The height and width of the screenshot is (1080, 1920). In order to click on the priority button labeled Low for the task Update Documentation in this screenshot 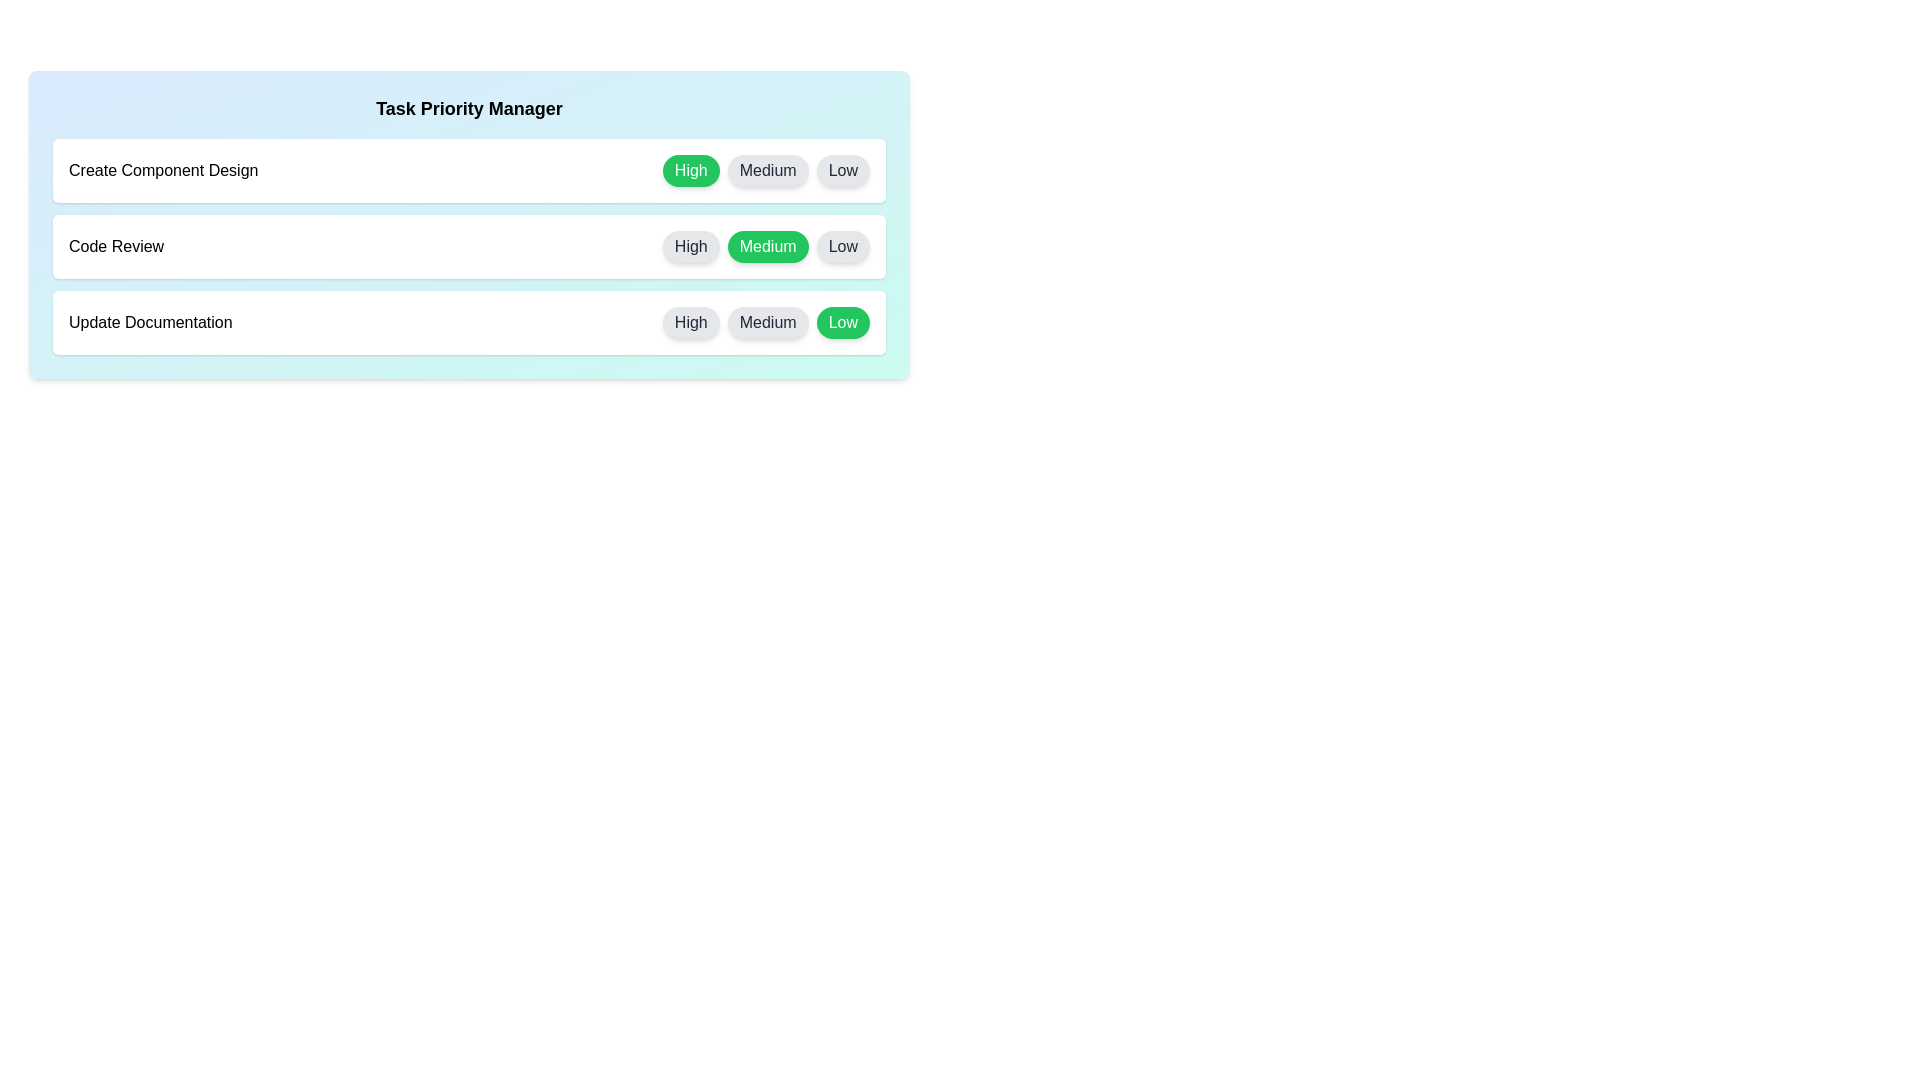, I will do `click(843, 322)`.